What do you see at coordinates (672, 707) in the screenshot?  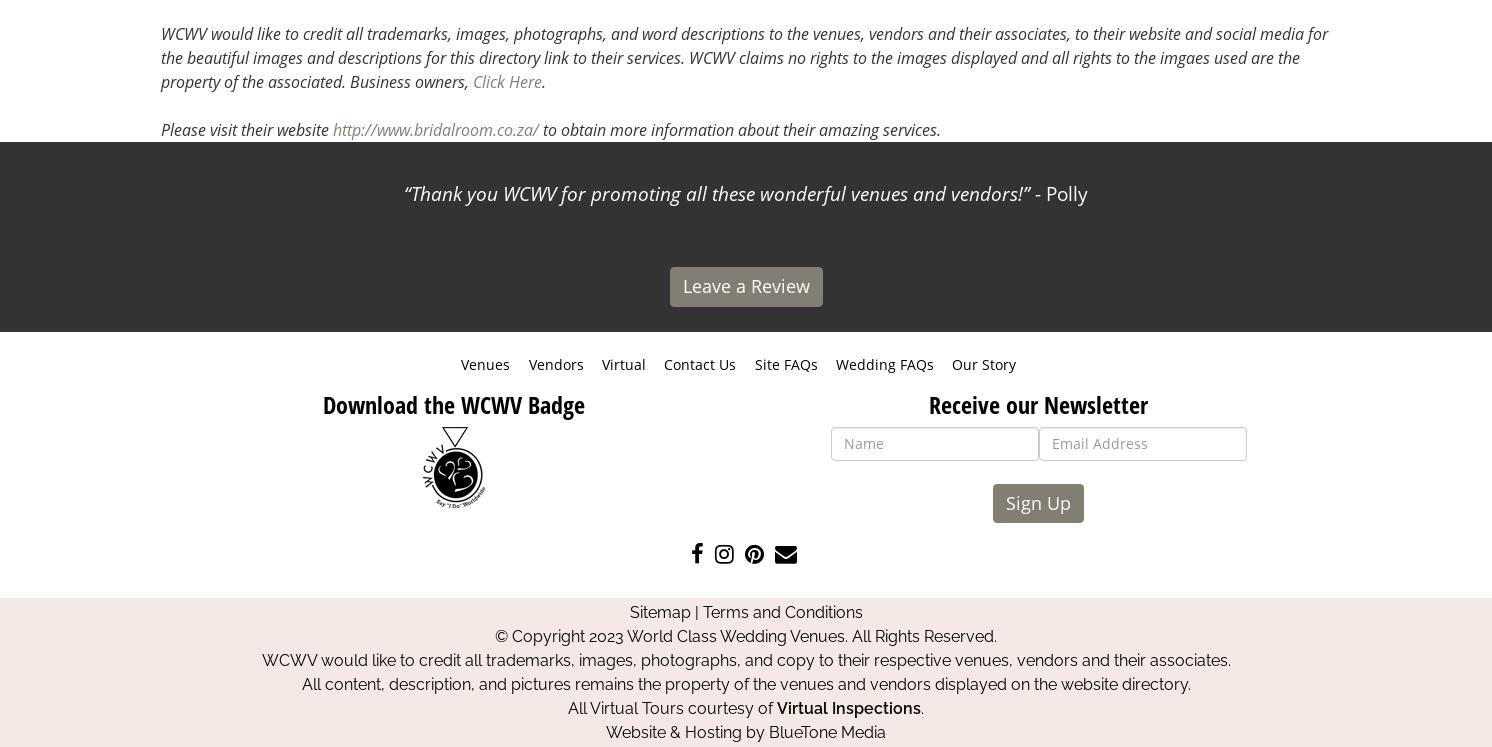 I see `'All Virtual Tours courtesy of'` at bounding box center [672, 707].